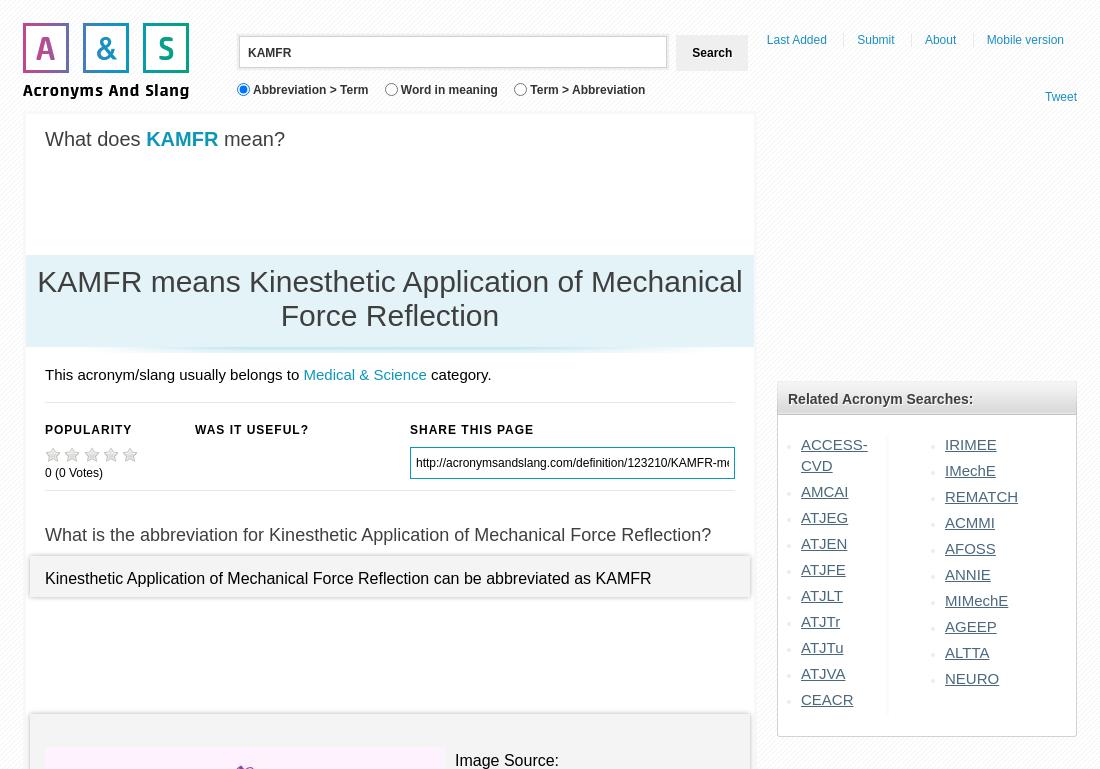 This screenshot has width=1100, height=769. What do you see at coordinates (586, 88) in the screenshot?
I see `'Term > Abbreviation'` at bounding box center [586, 88].